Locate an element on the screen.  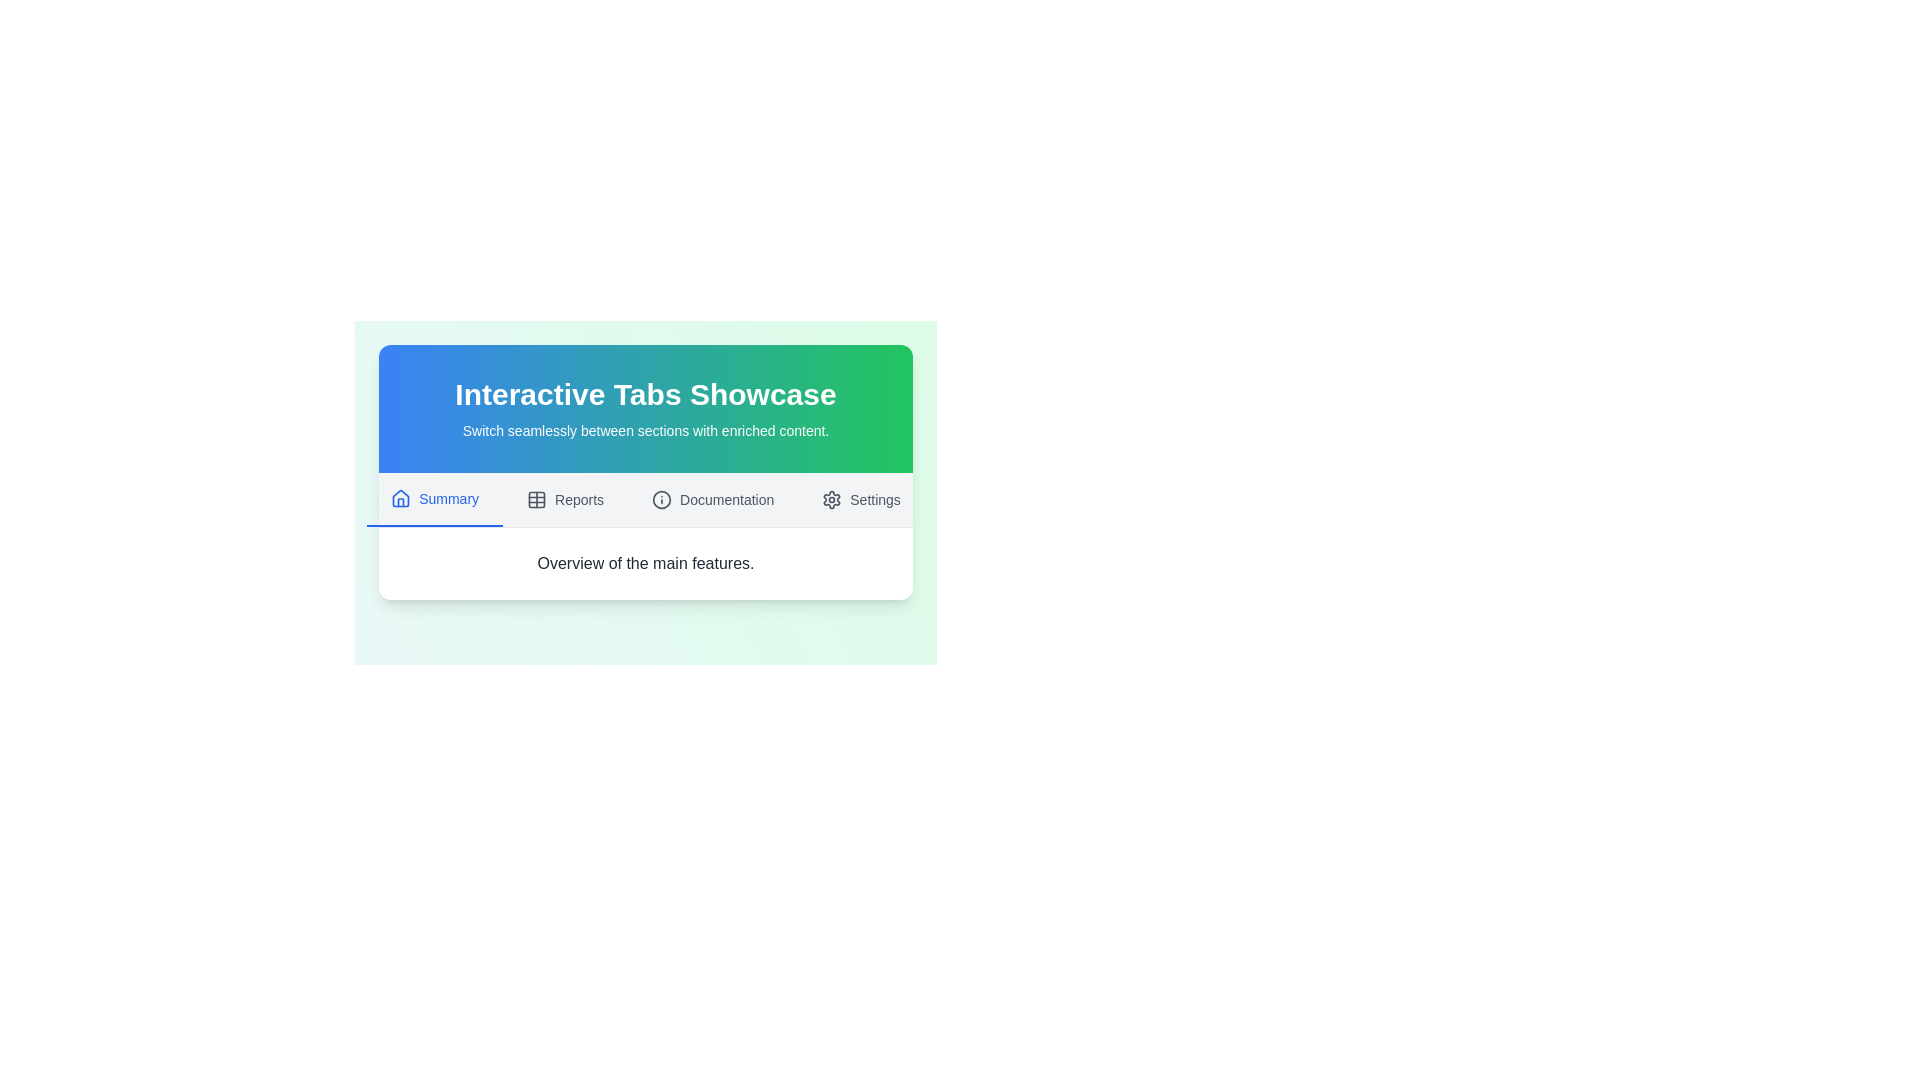
the small blue house icon located on the left side of the 'Summary' tab is located at coordinates (400, 497).